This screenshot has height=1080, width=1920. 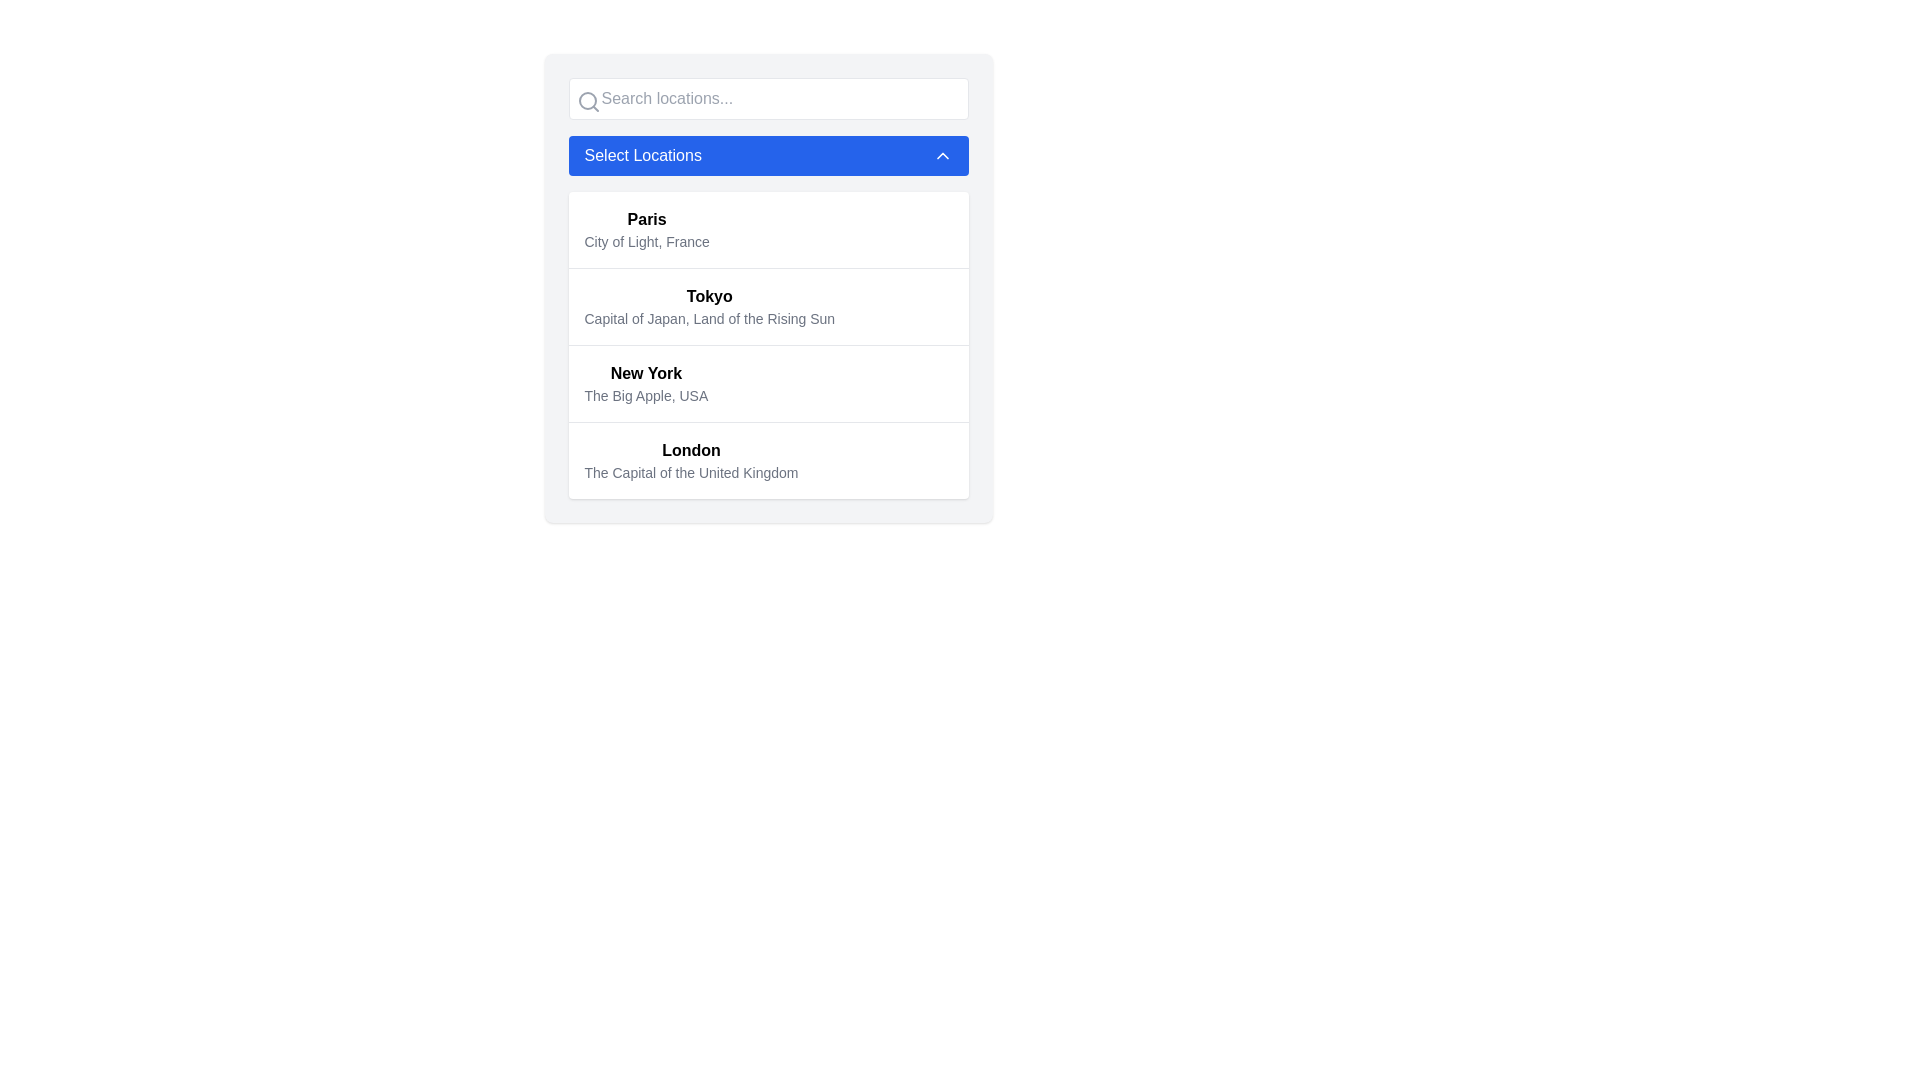 What do you see at coordinates (691, 473) in the screenshot?
I see `the Text Label providing additional descriptive information about the city 'London', located below its title element in the list` at bounding box center [691, 473].